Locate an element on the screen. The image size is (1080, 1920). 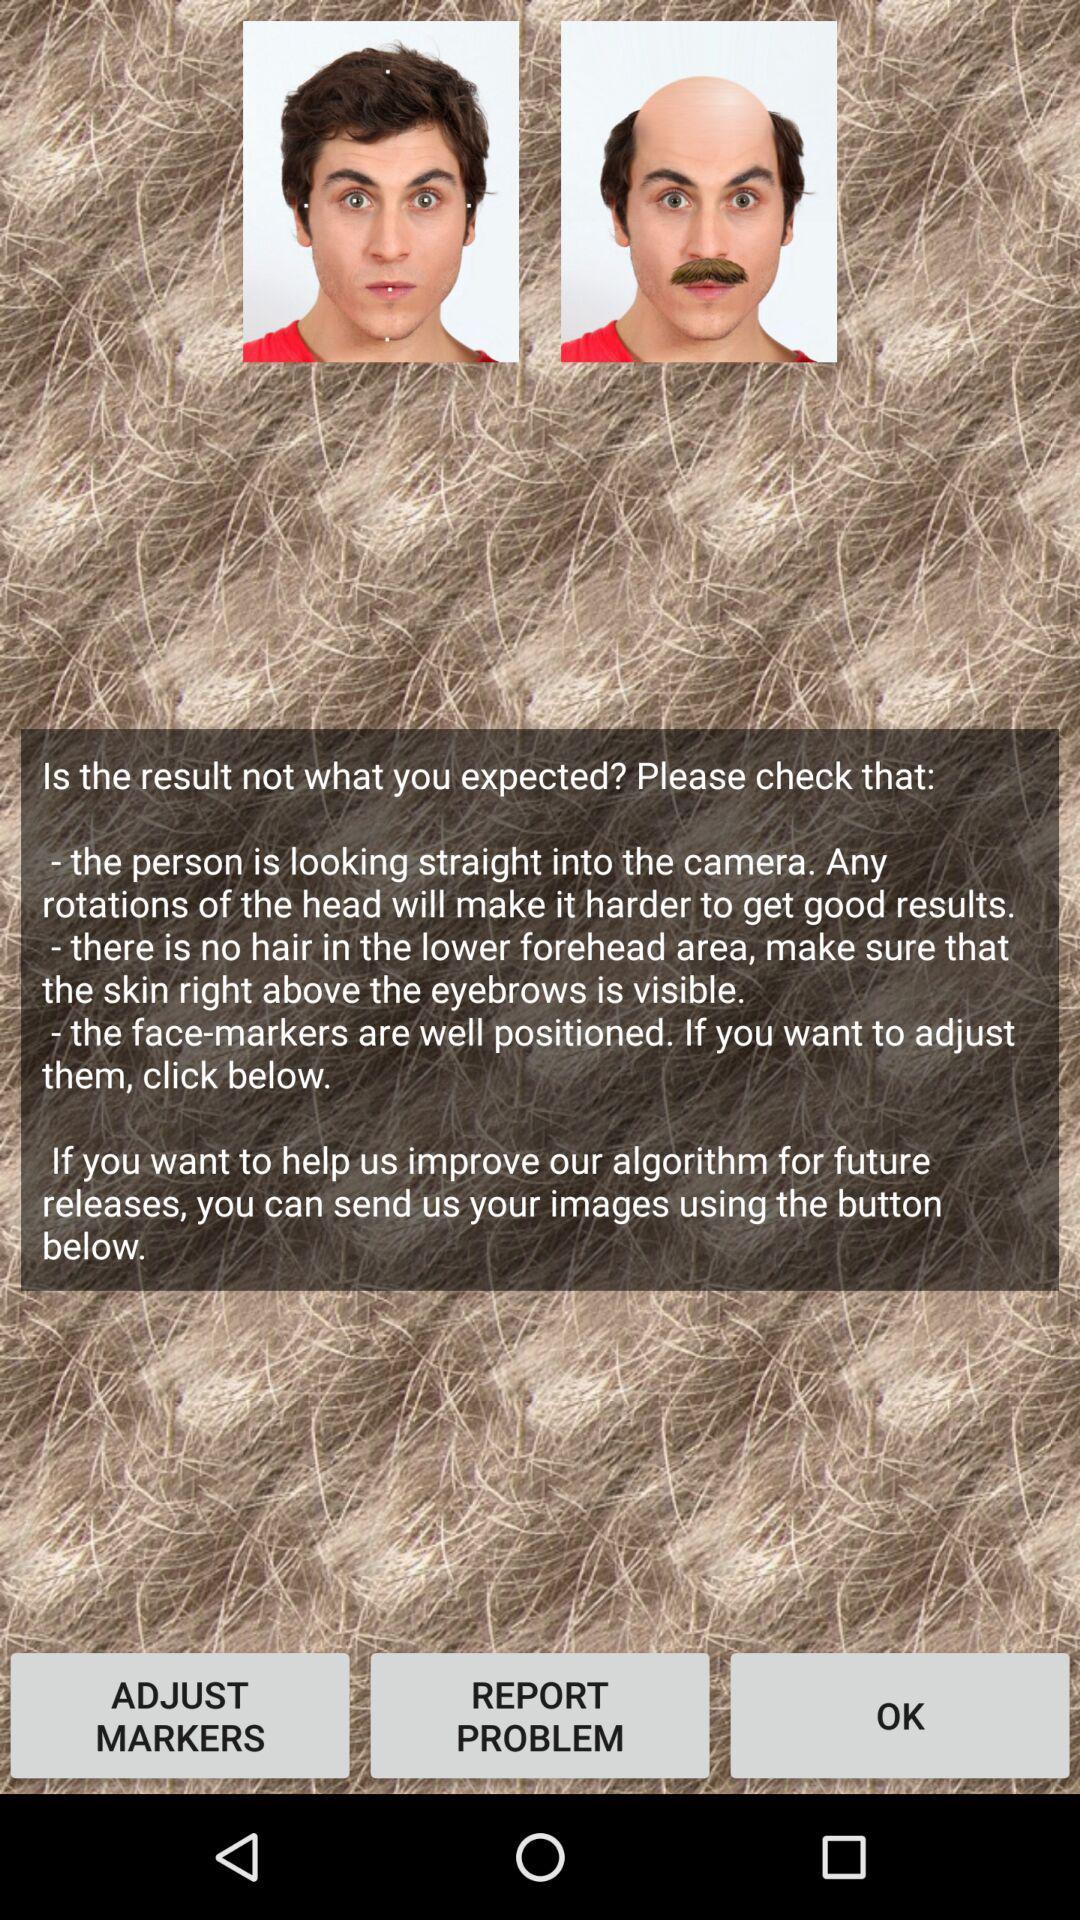
button to the right of report problem item is located at coordinates (898, 1714).